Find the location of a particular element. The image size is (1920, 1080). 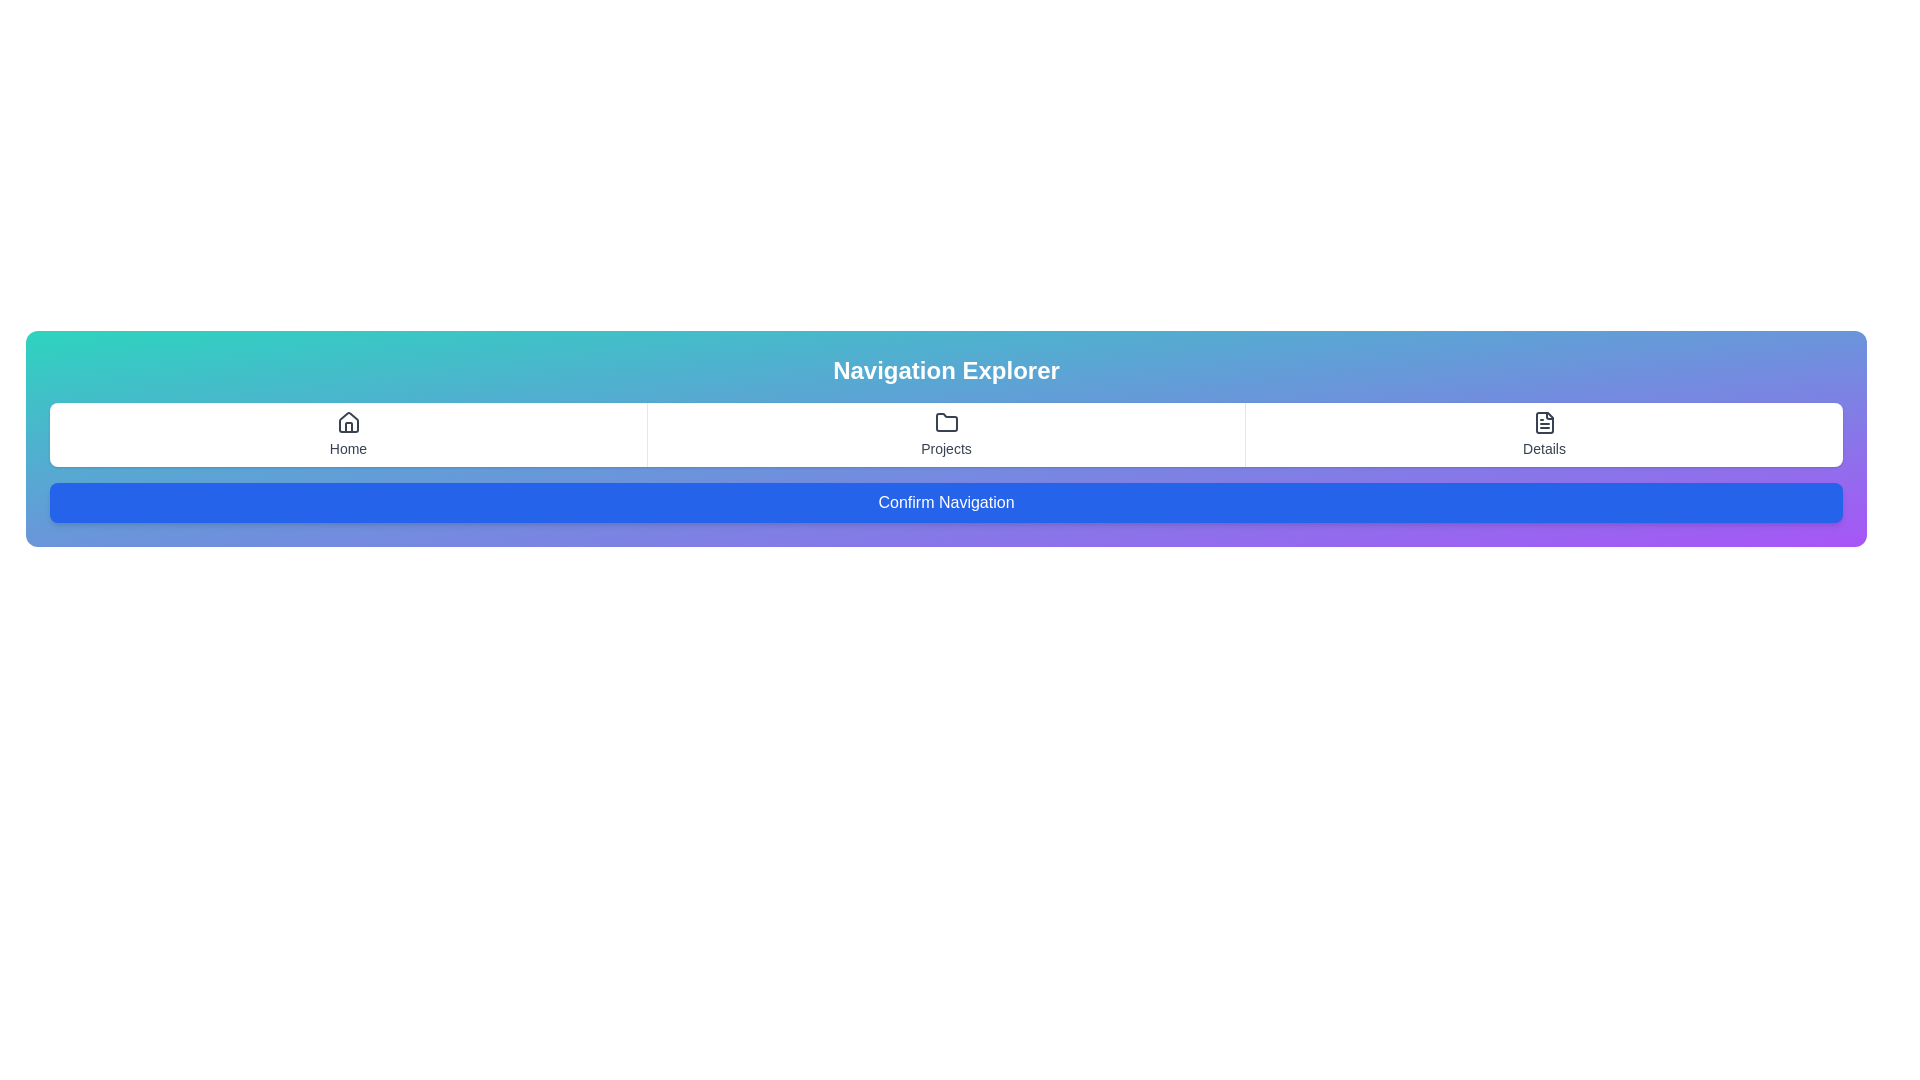

the prominent title text 'Navigation Explorer' displayed in bold white font, which is centered within a gradient rectangle transitioning from teal to purple is located at coordinates (945, 370).